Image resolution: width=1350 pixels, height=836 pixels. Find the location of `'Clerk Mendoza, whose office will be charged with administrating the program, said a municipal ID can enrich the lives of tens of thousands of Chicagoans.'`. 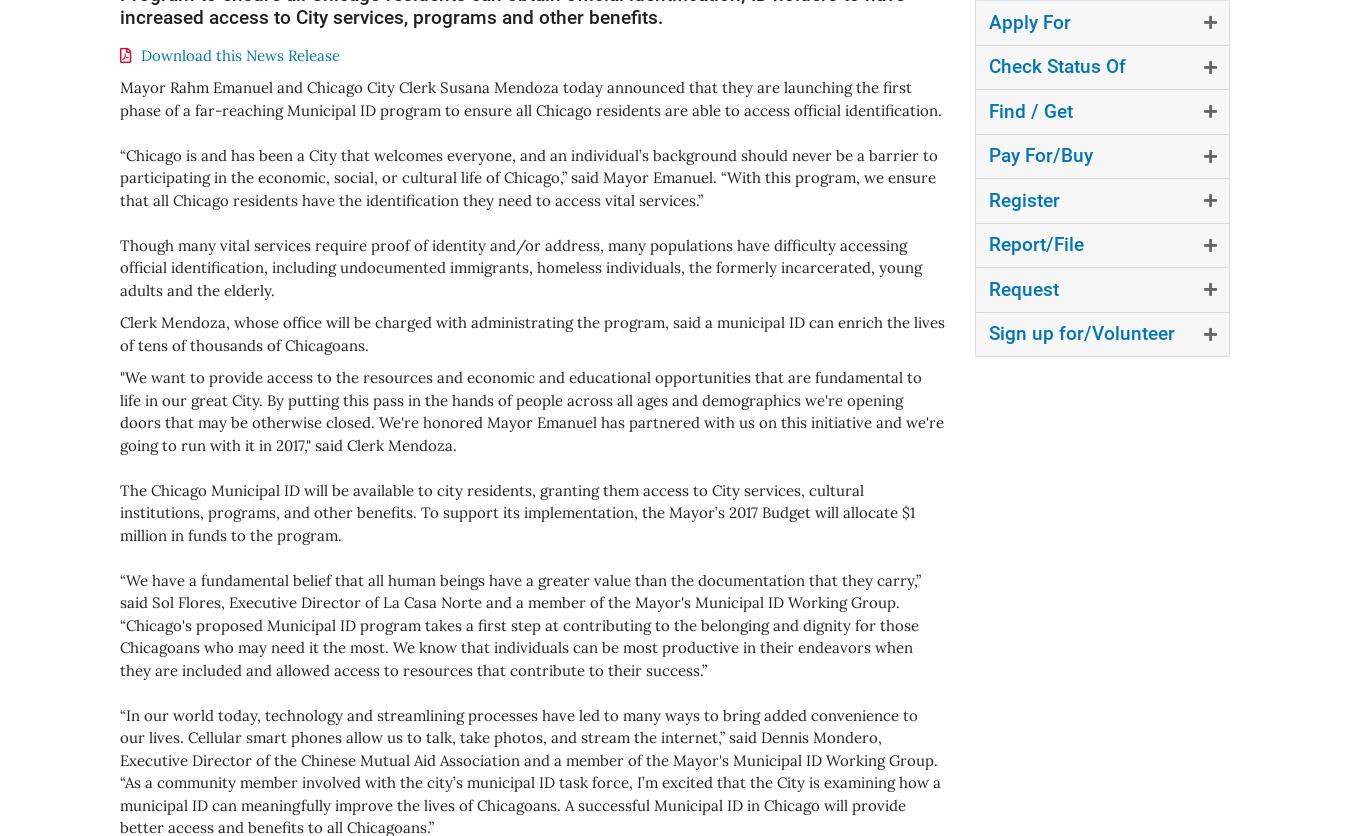

'Clerk Mendoza, whose office will be charged with administrating the program, said a municipal ID can enrich the lives of tens of thousands of Chicagoans.' is located at coordinates (531, 332).